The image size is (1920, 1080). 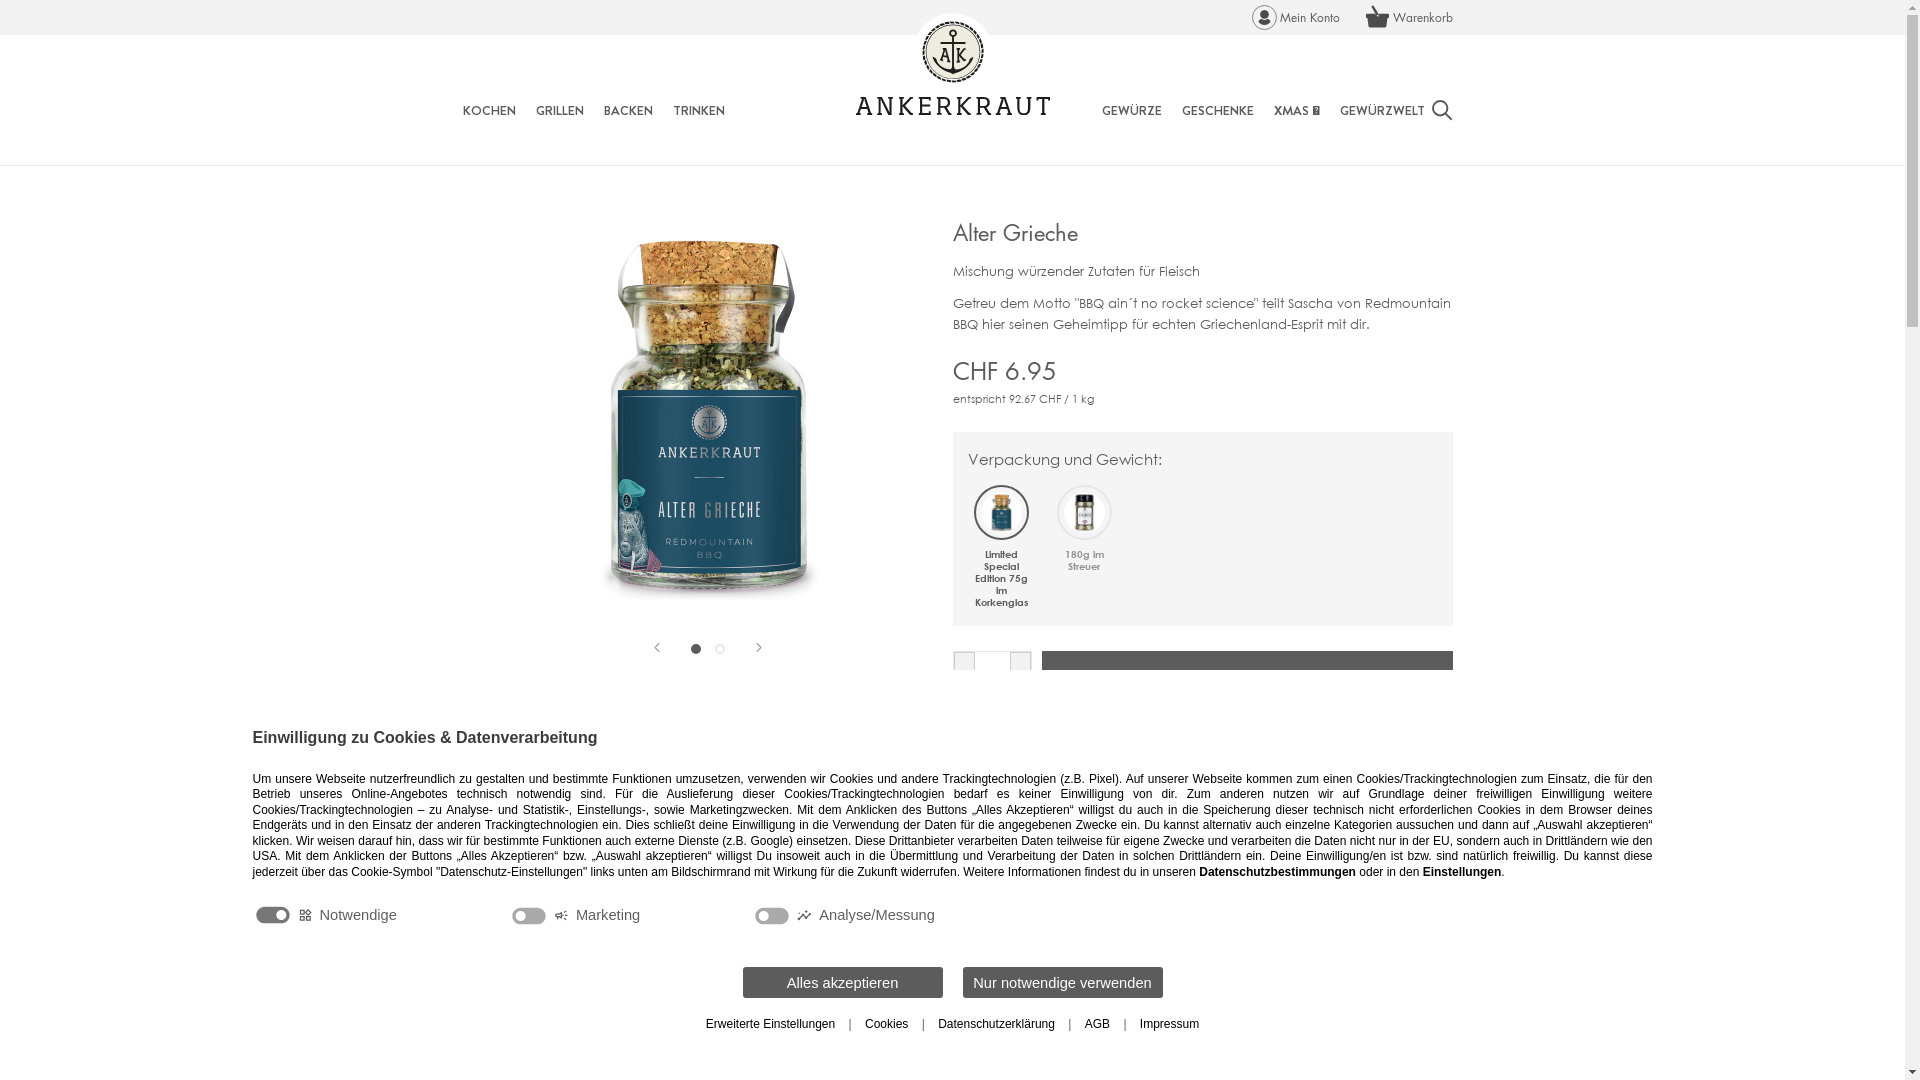 What do you see at coordinates (1296, 17) in the screenshot?
I see `'Mein Konto'` at bounding box center [1296, 17].